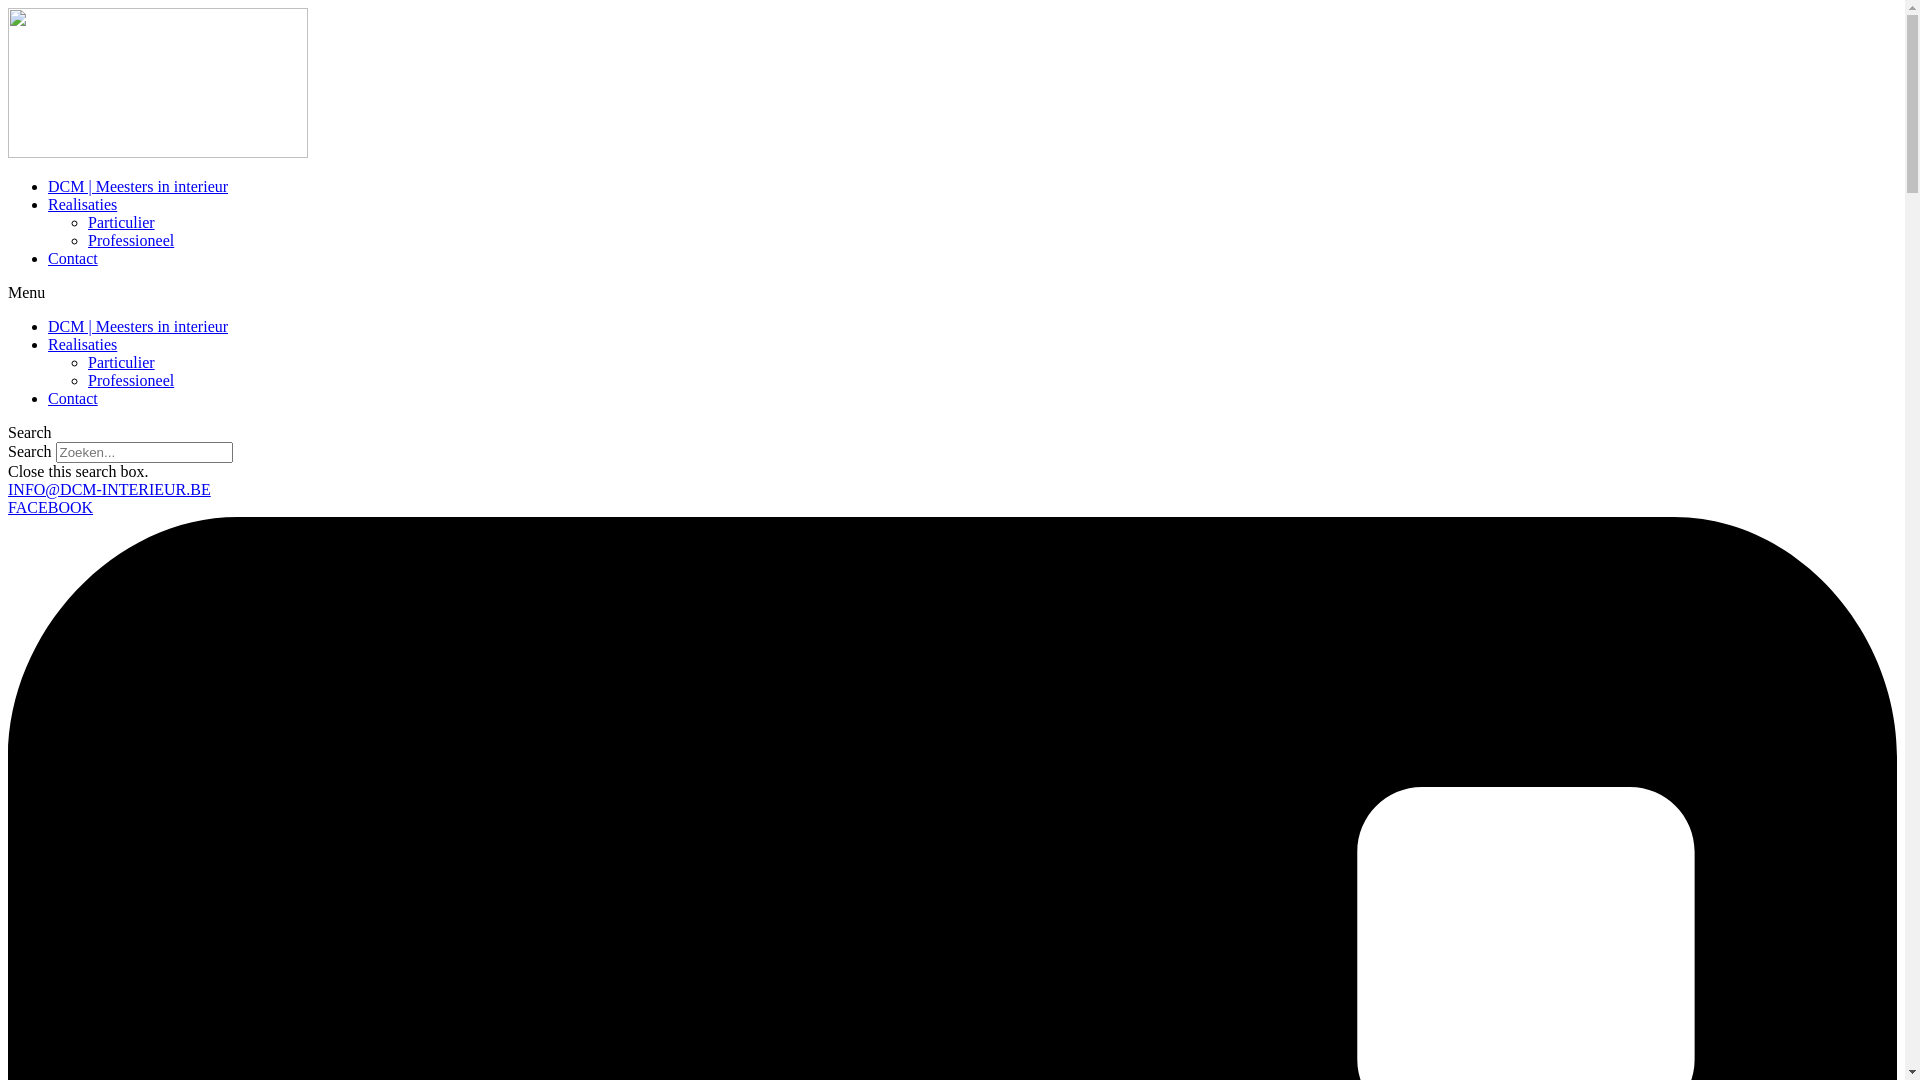 This screenshot has width=1920, height=1080. What do you see at coordinates (81, 343) in the screenshot?
I see `'Realisaties'` at bounding box center [81, 343].